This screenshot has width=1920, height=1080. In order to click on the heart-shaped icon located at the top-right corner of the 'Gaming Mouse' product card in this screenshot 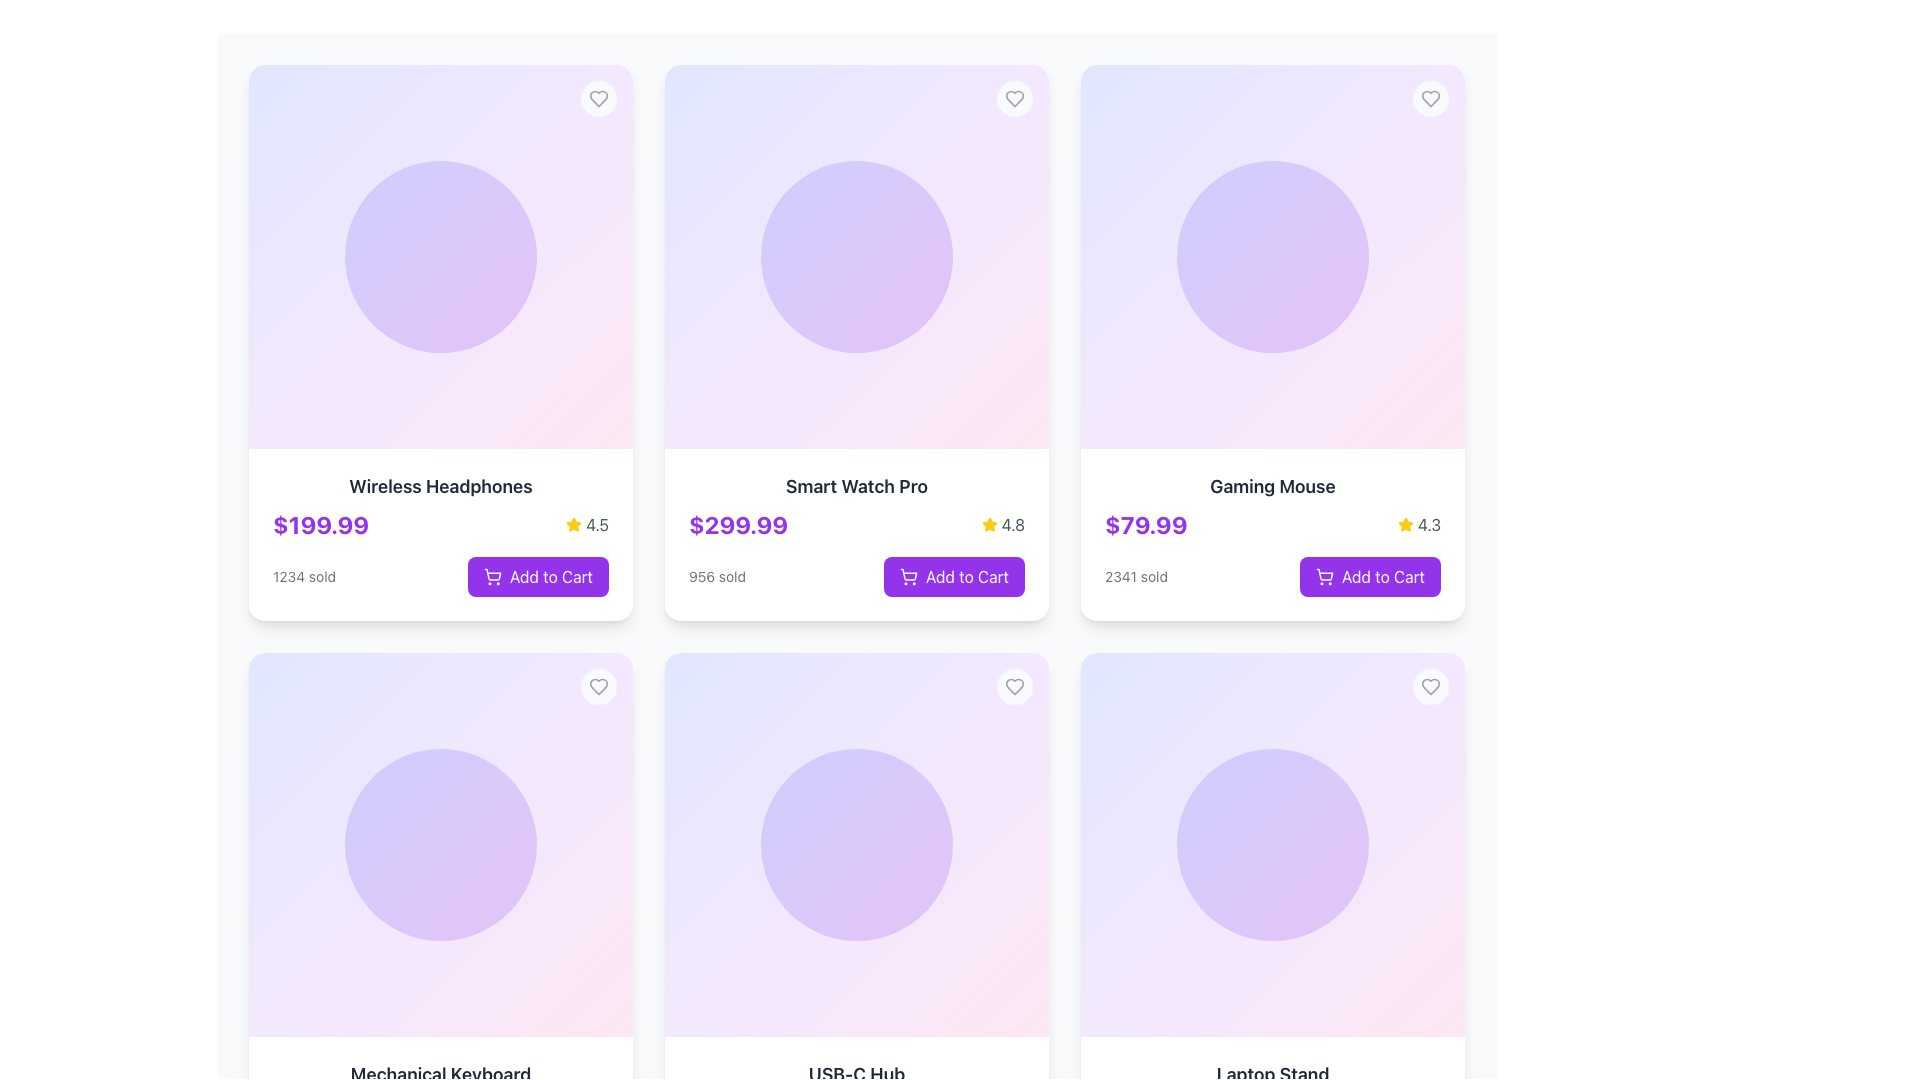, I will do `click(1429, 99)`.